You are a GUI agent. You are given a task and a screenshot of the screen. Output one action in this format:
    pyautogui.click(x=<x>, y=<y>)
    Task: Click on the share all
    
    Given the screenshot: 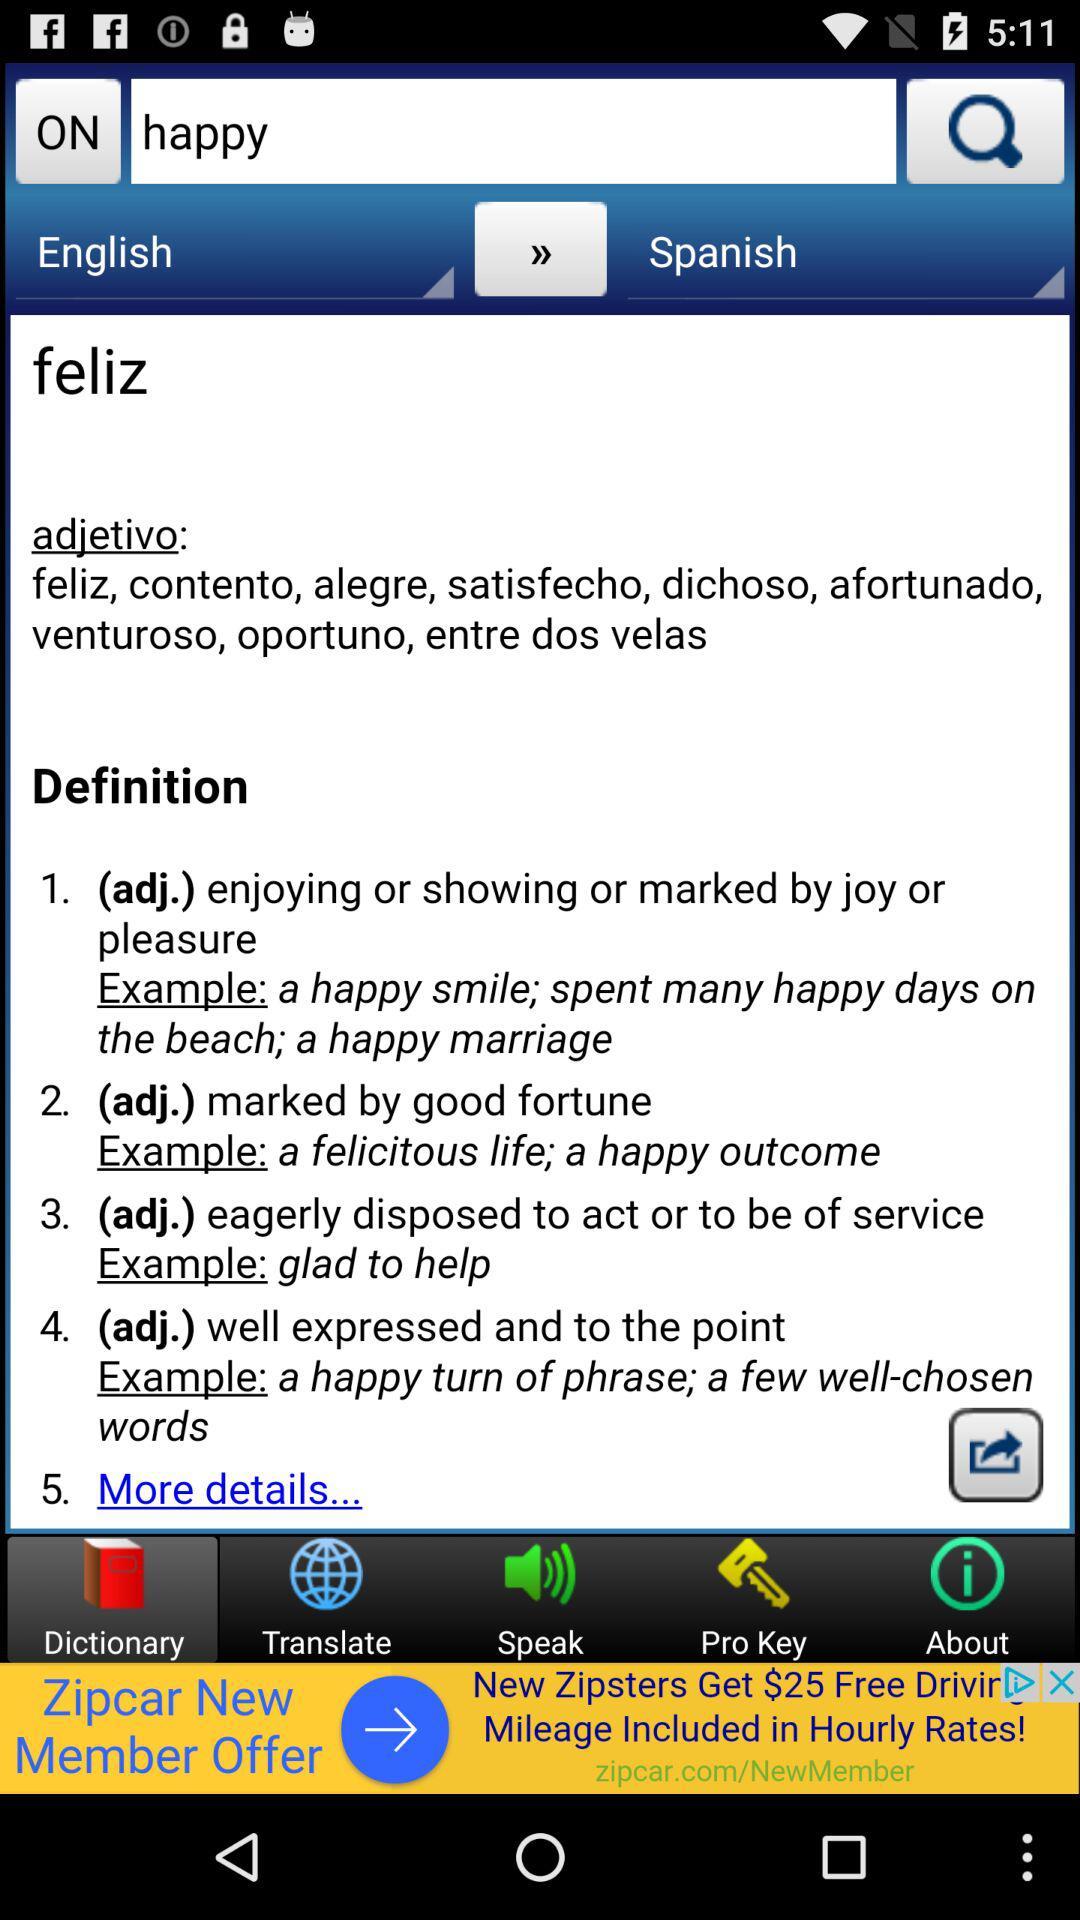 What is the action you would take?
    pyautogui.click(x=995, y=1454)
    